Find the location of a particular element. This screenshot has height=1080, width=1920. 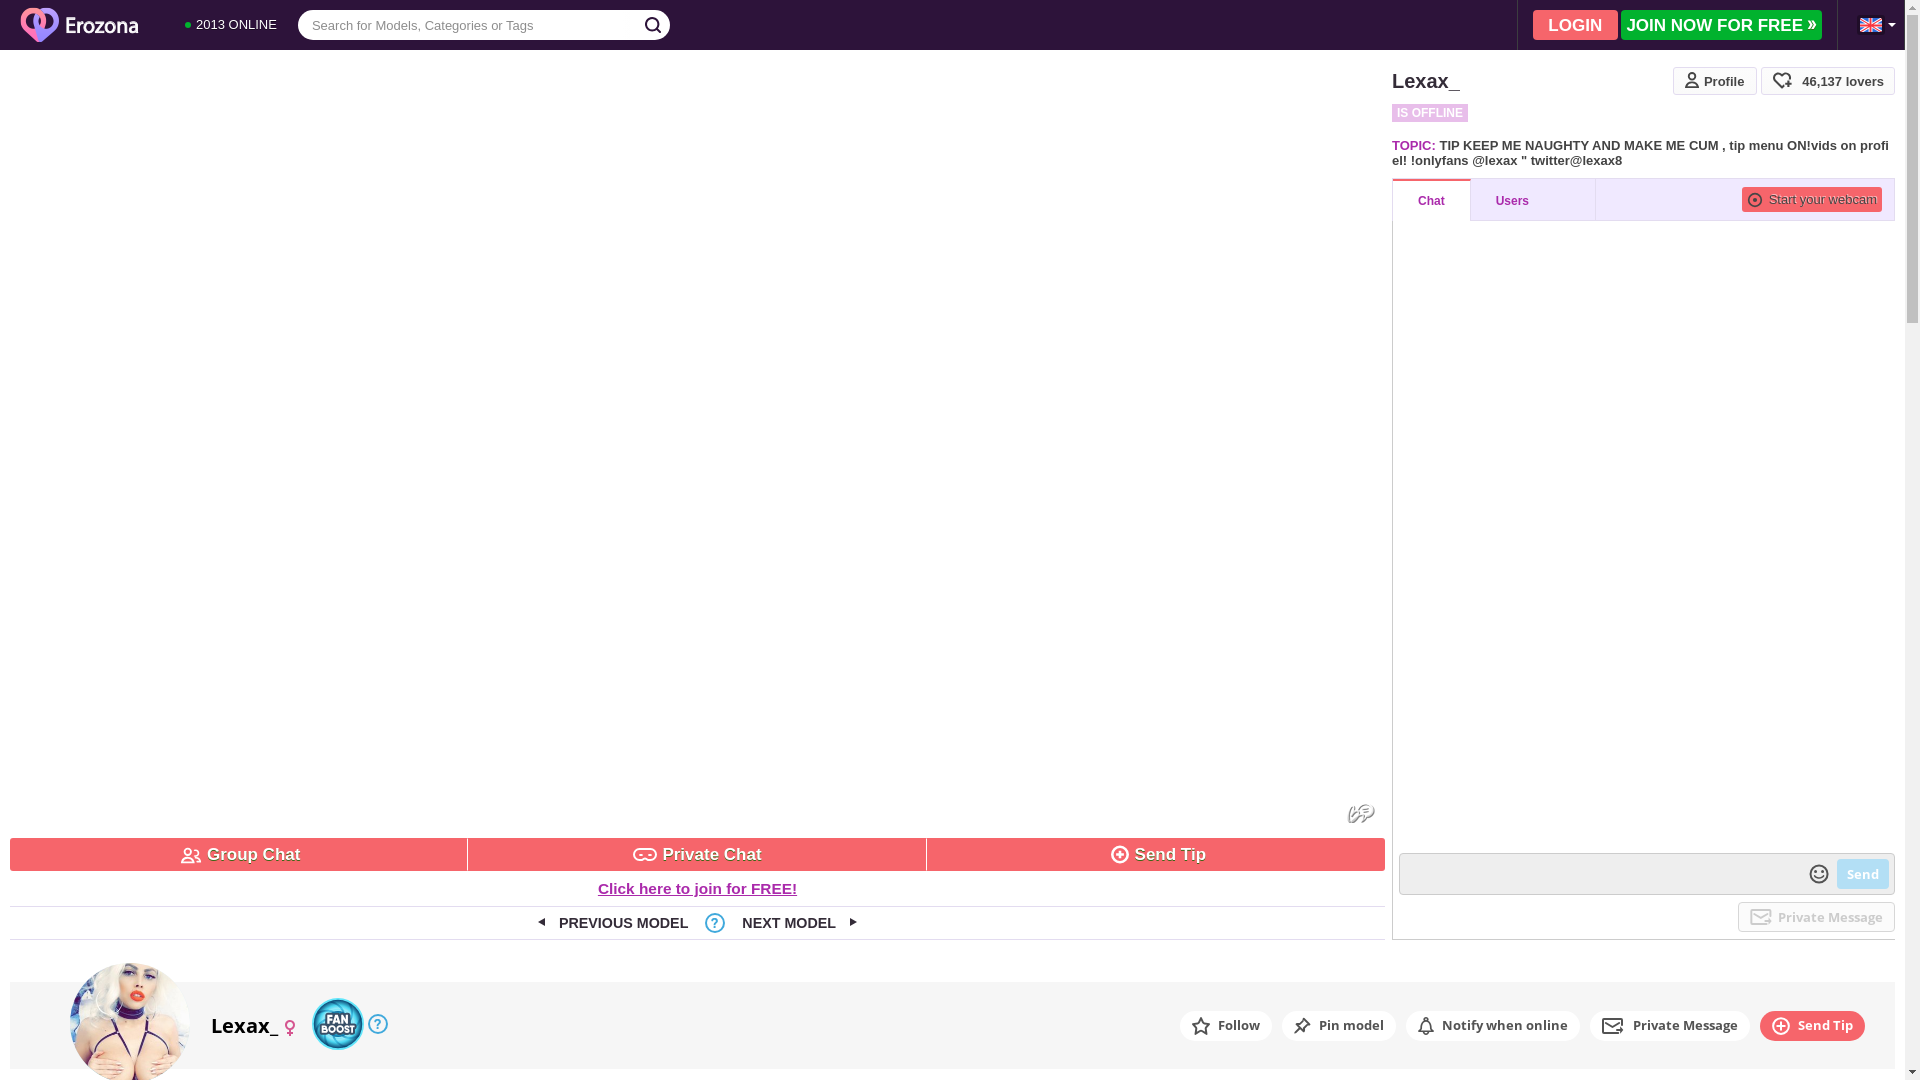

'Private Chat' is located at coordinates (696, 854).